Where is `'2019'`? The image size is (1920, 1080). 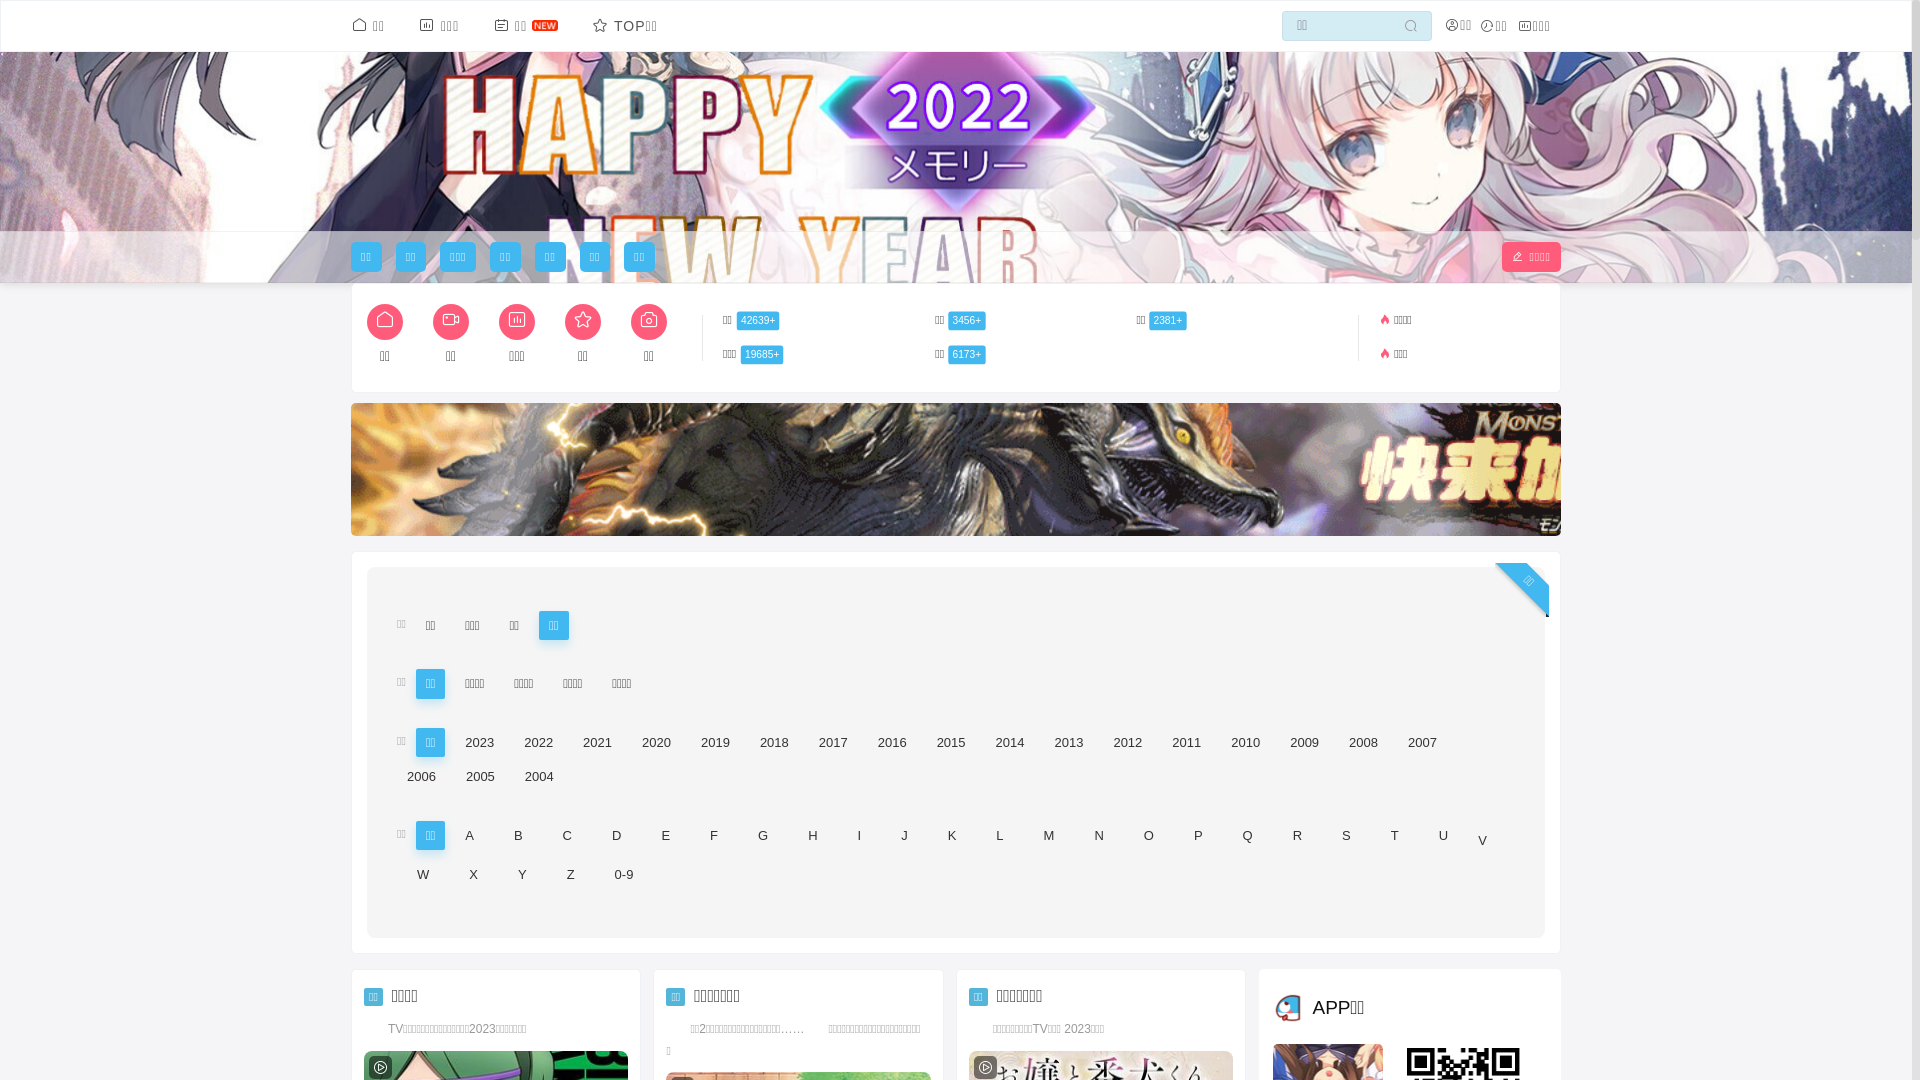
'2019' is located at coordinates (715, 742).